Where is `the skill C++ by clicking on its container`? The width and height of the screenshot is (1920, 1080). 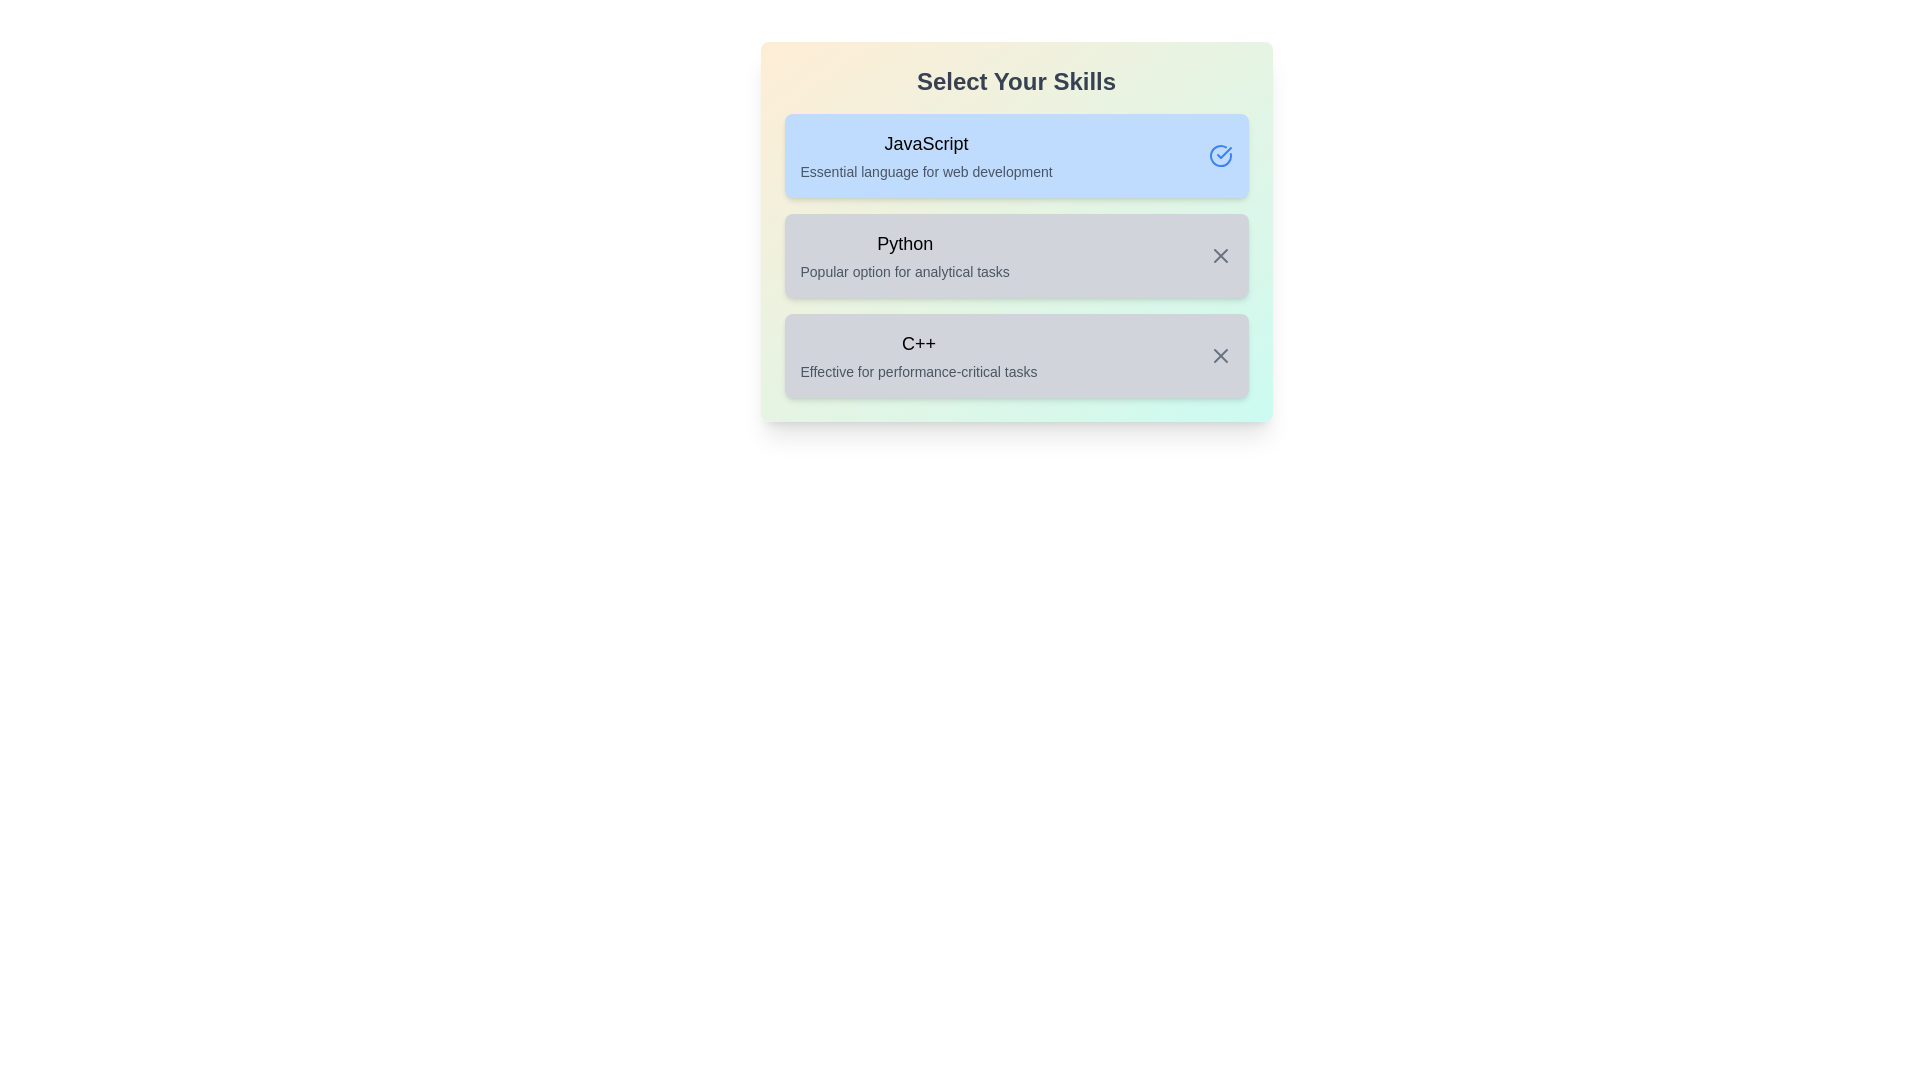
the skill C++ by clicking on its container is located at coordinates (1016, 354).